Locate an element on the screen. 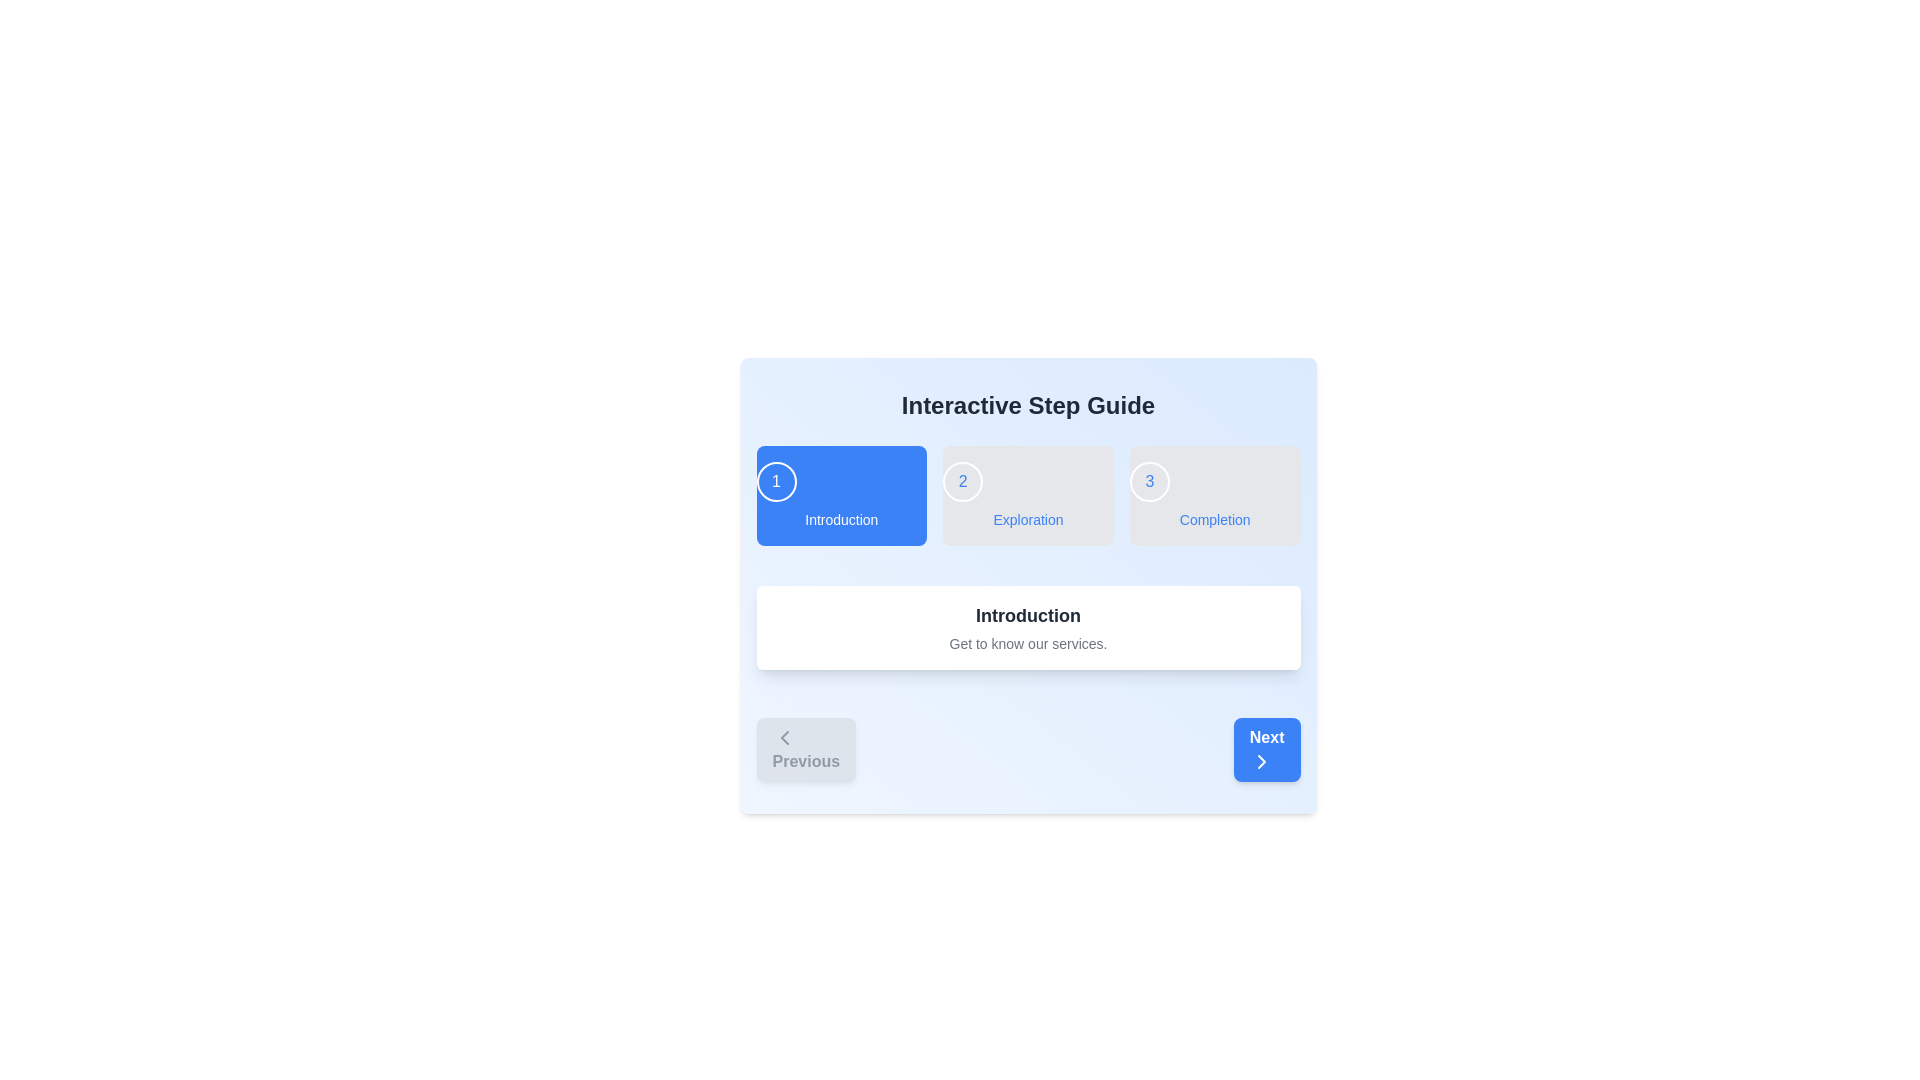 Image resolution: width=1920 pixels, height=1080 pixels. the 'Completion' label text, which is displayed in blue underneath the circled number '3' in the step navigation bar, to check for any tooltip is located at coordinates (1214, 519).